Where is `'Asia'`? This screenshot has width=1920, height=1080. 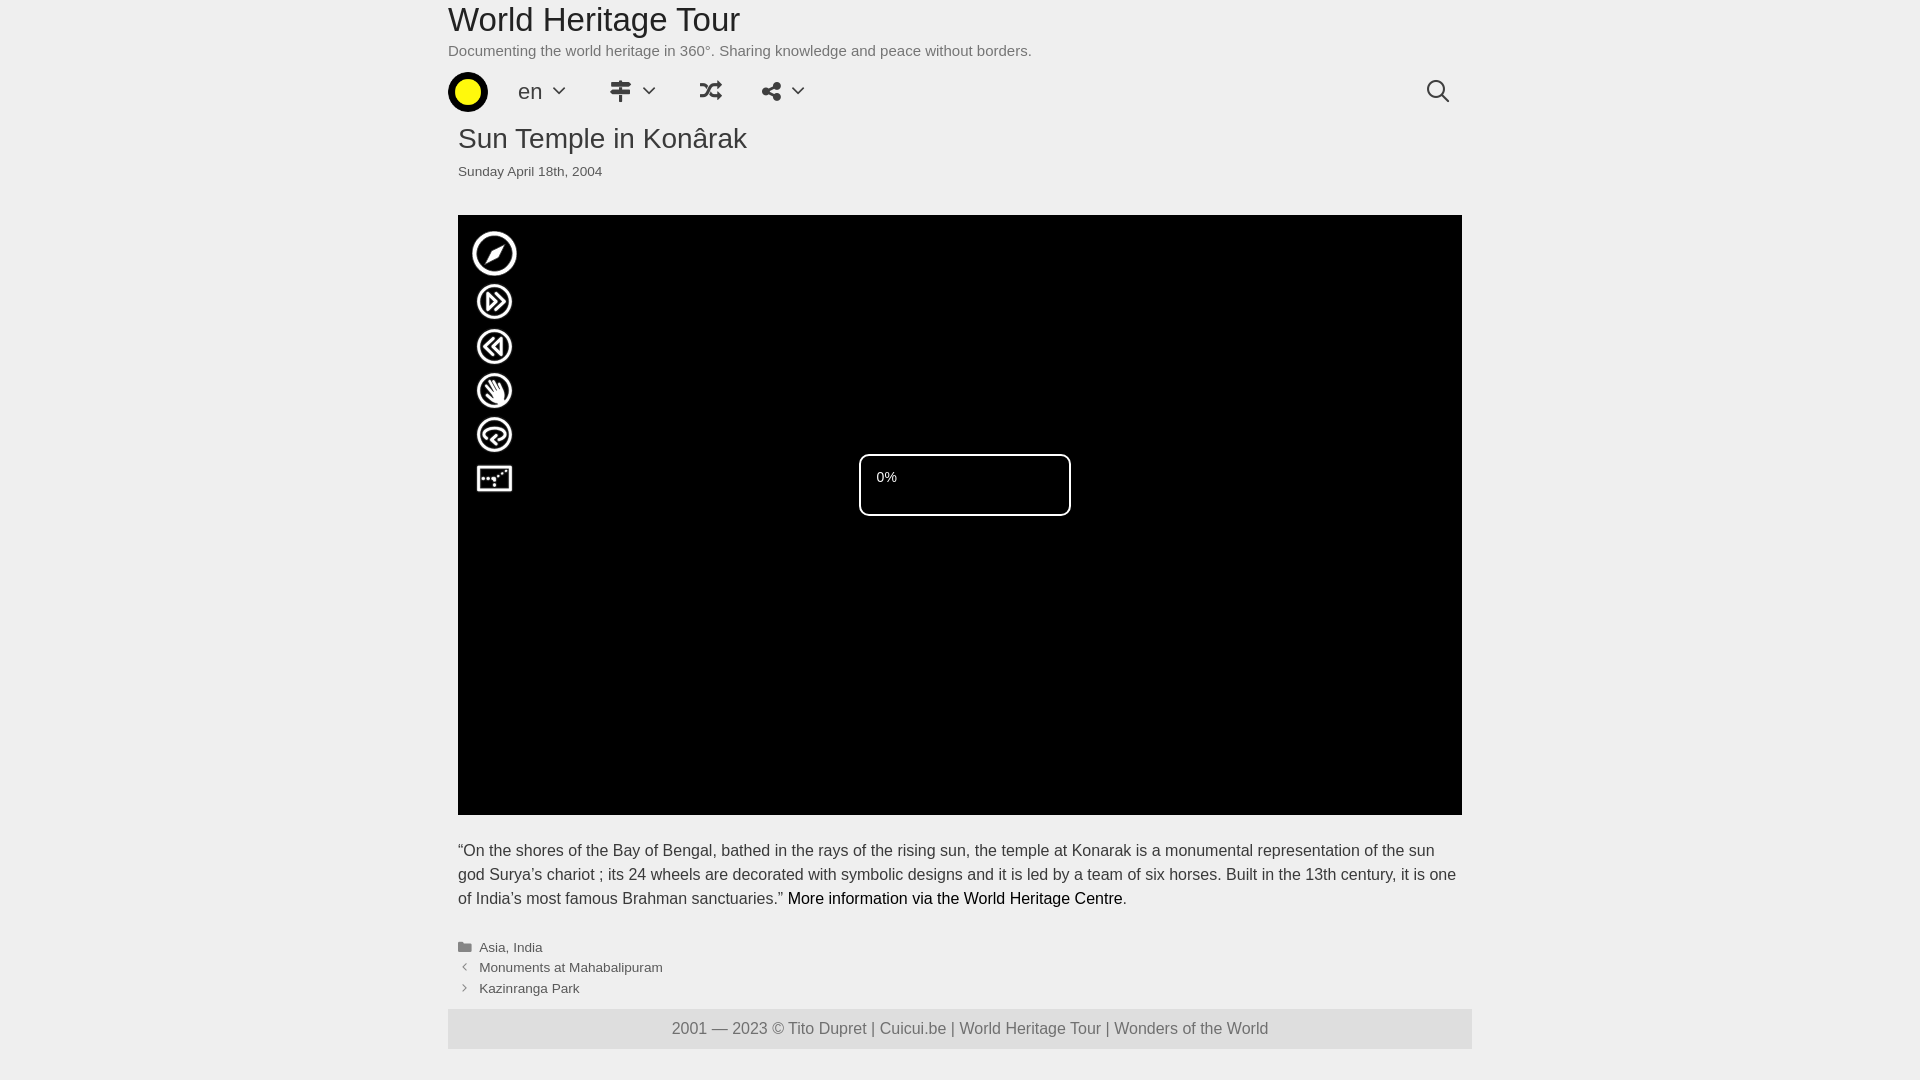 'Asia' is located at coordinates (491, 946).